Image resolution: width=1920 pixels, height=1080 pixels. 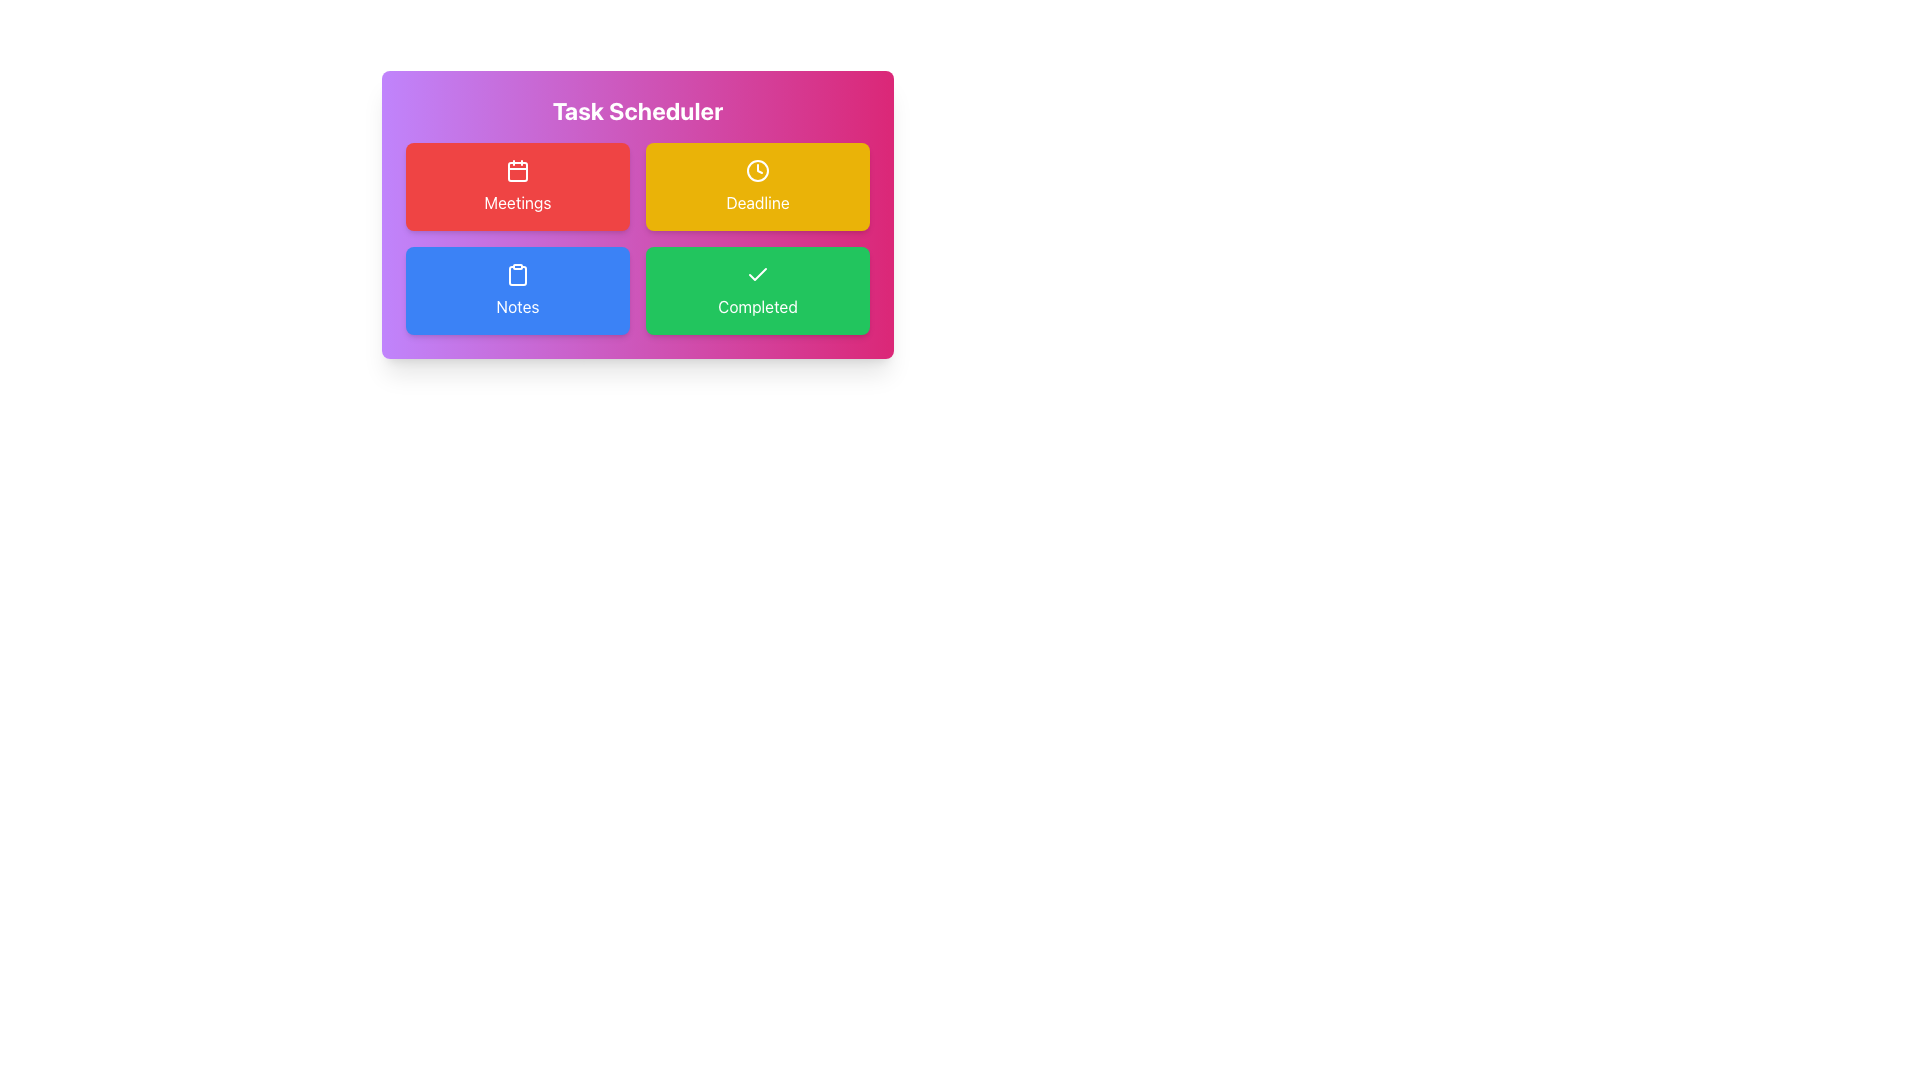 What do you see at coordinates (518, 307) in the screenshot?
I see `the text label located at the bottom of the blue button labeled 'Notes' for accessibility tools` at bounding box center [518, 307].